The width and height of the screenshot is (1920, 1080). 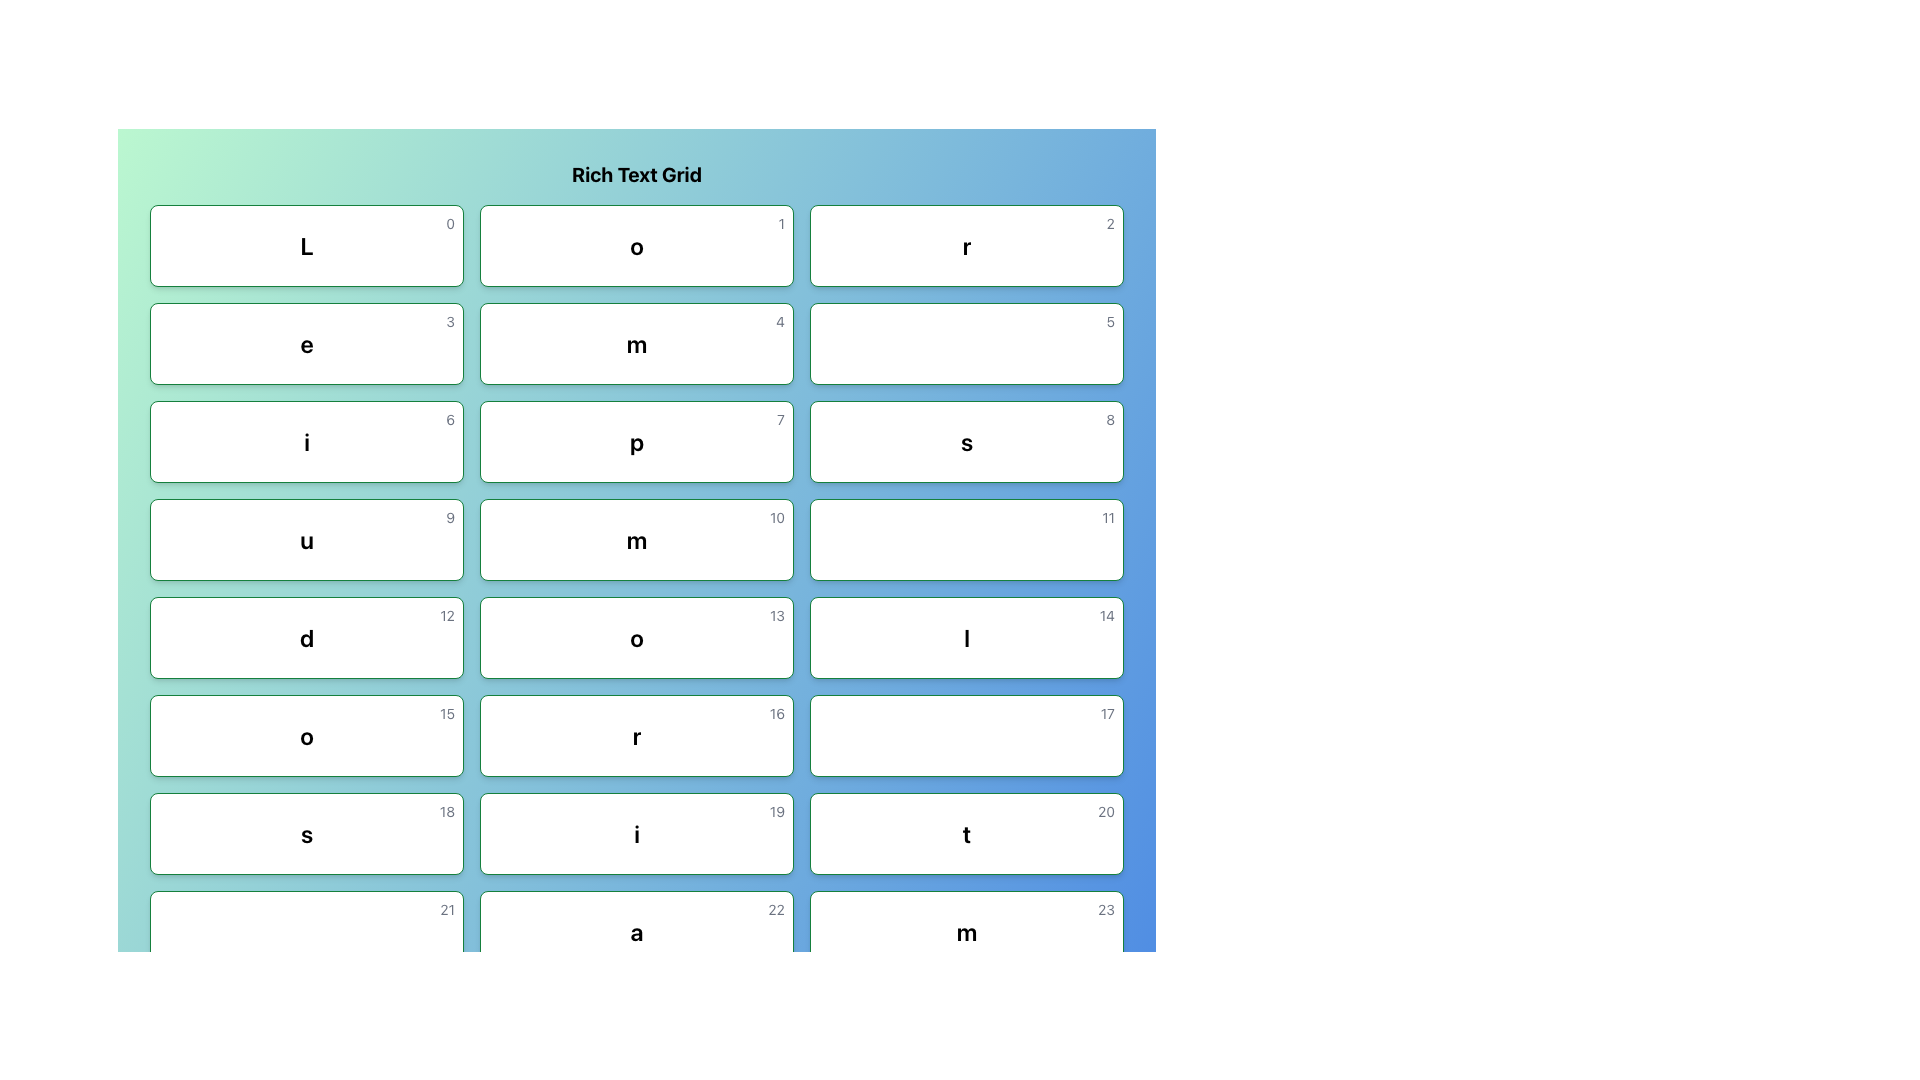 What do you see at coordinates (776, 516) in the screenshot?
I see `the Text label displaying the number 10, located in the top-right corner of the card labeled 'm' in the second column of the fifth row` at bounding box center [776, 516].